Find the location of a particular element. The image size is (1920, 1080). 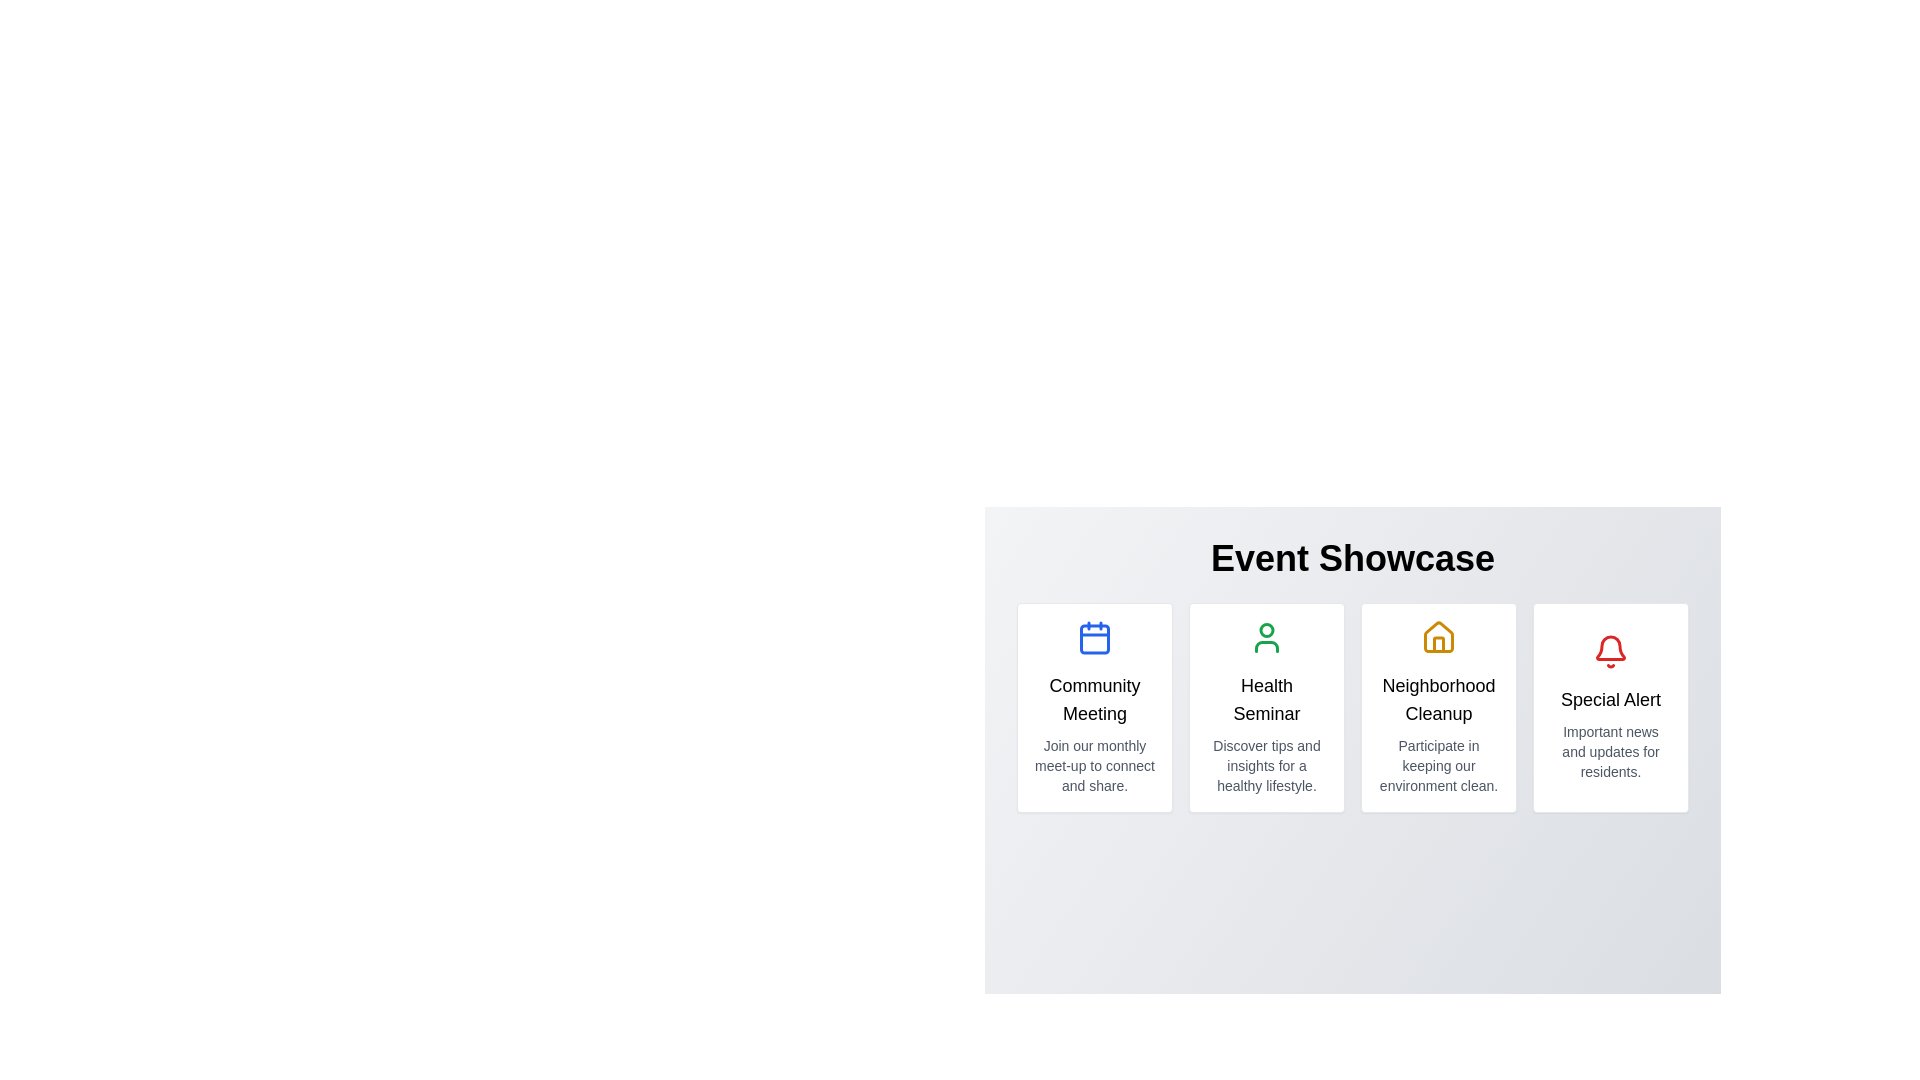

the text element reading 'Join our monthly meet-up to connect and share.' which is located directly below the heading 'Community Meeting' in the leftmost card of the 'Event Showcase' section is located at coordinates (1093, 765).